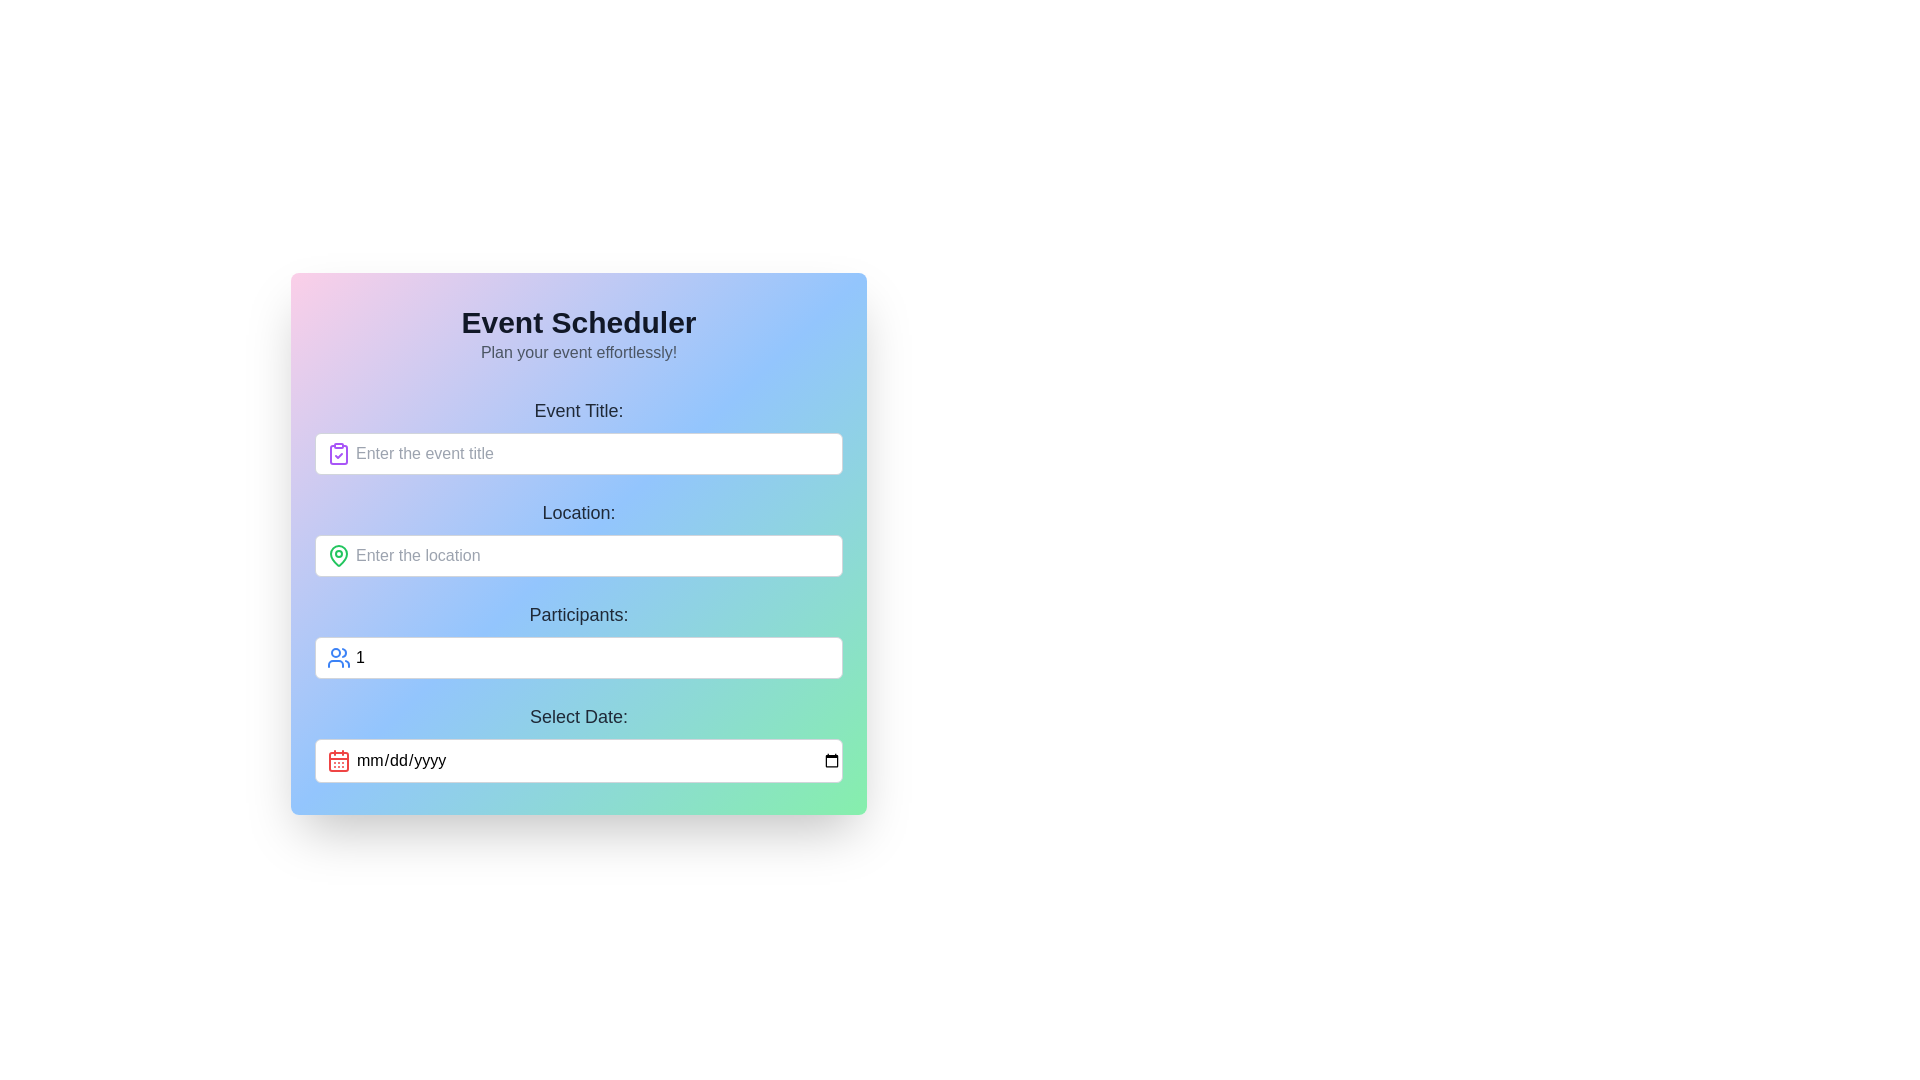 The width and height of the screenshot is (1920, 1080). I want to click on the clipboard icon with a checkmark located to the far left of the 'Enter the event title' input field in the 'Event Title' section, so click(339, 454).